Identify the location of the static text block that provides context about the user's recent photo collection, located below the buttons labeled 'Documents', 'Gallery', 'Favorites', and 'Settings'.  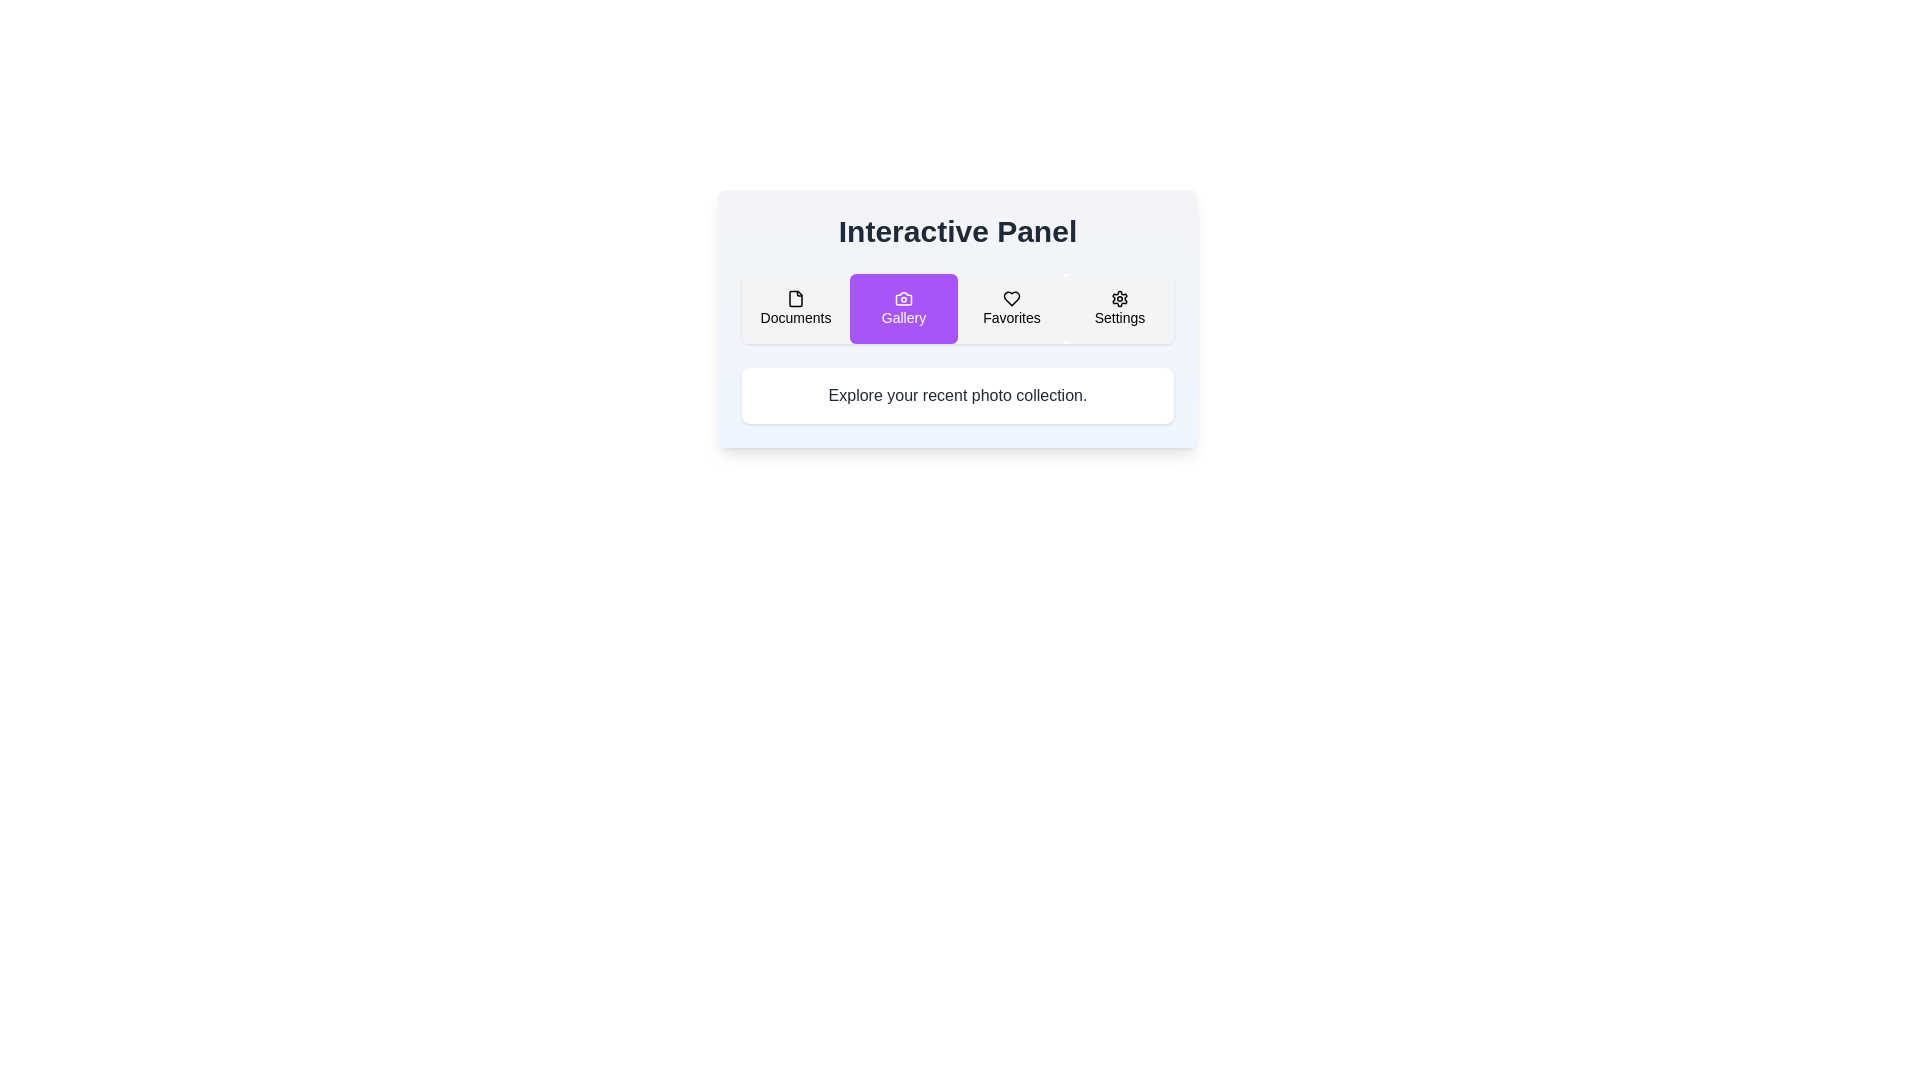
(957, 396).